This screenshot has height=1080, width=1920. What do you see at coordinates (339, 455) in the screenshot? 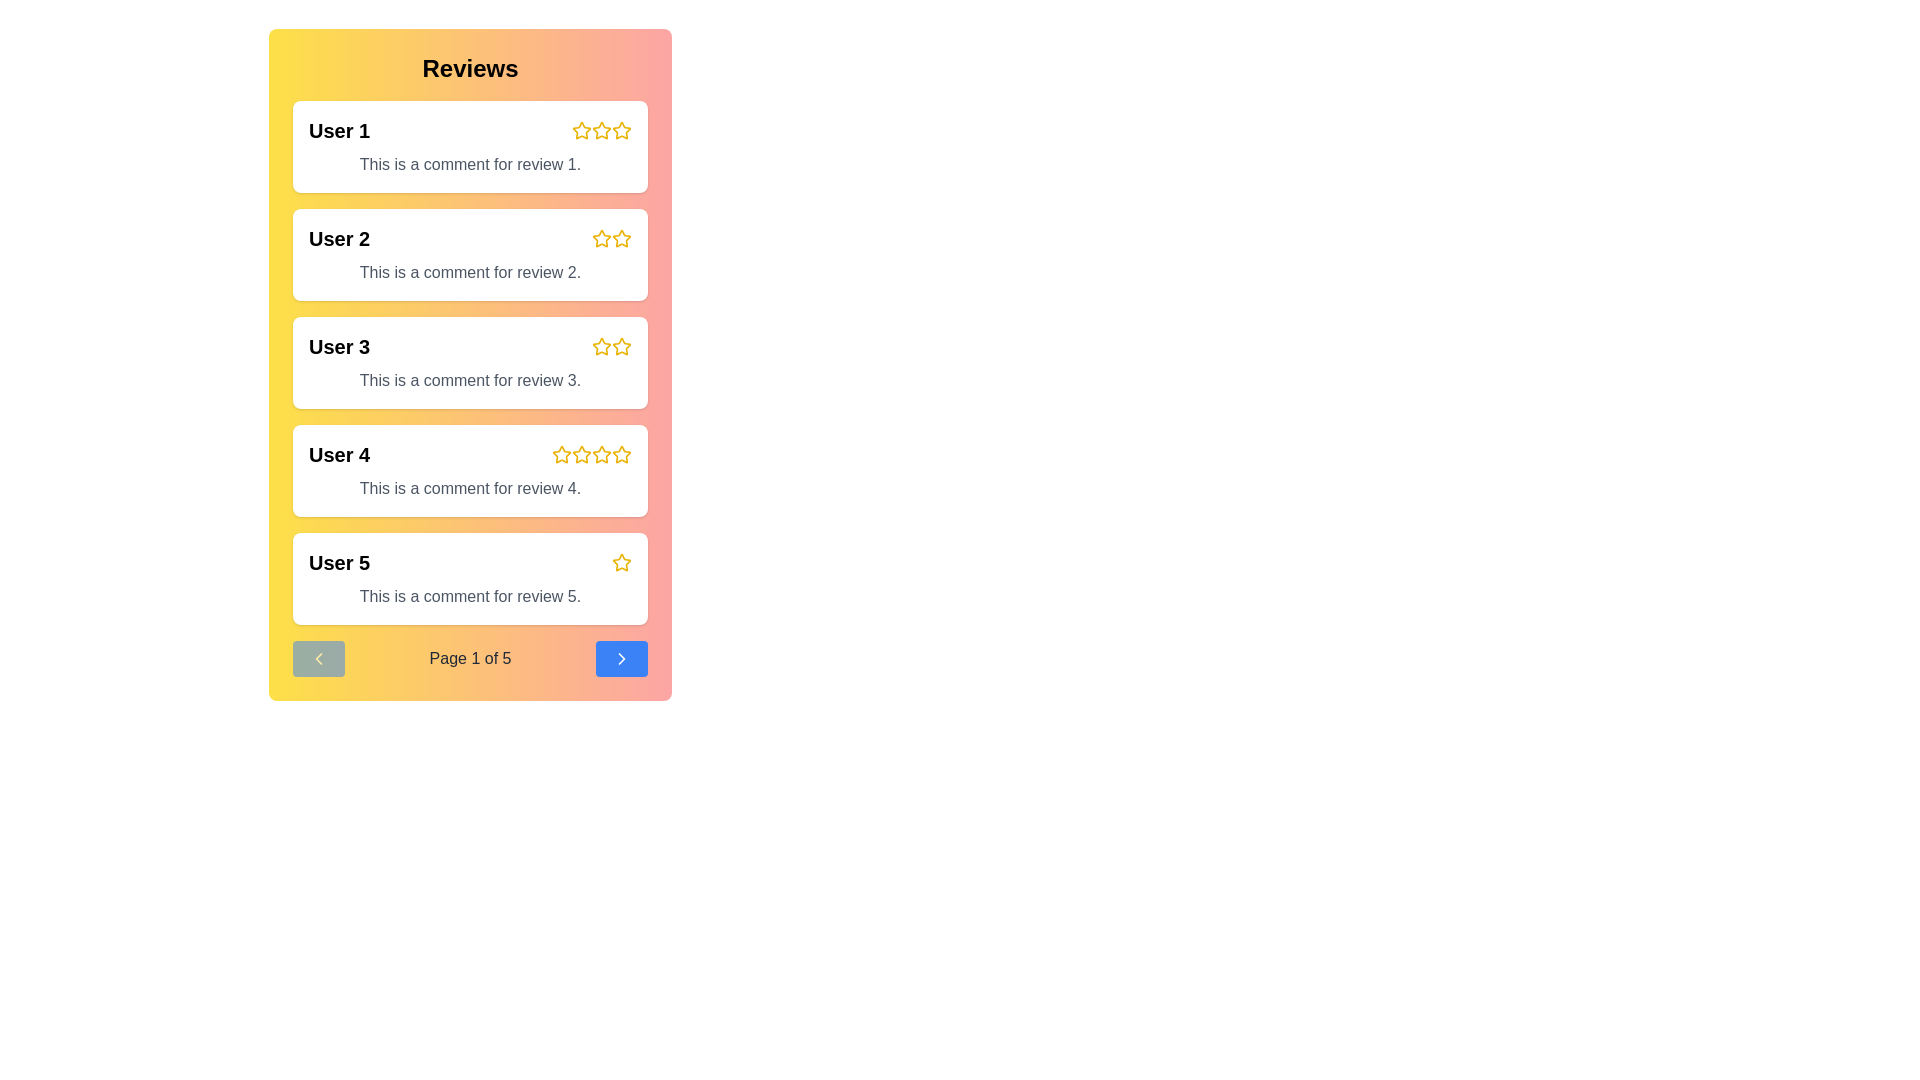
I see `text from the text label displaying 'User 4', which is the fourth in a vertical list of user reviews` at bounding box center [339, 455].